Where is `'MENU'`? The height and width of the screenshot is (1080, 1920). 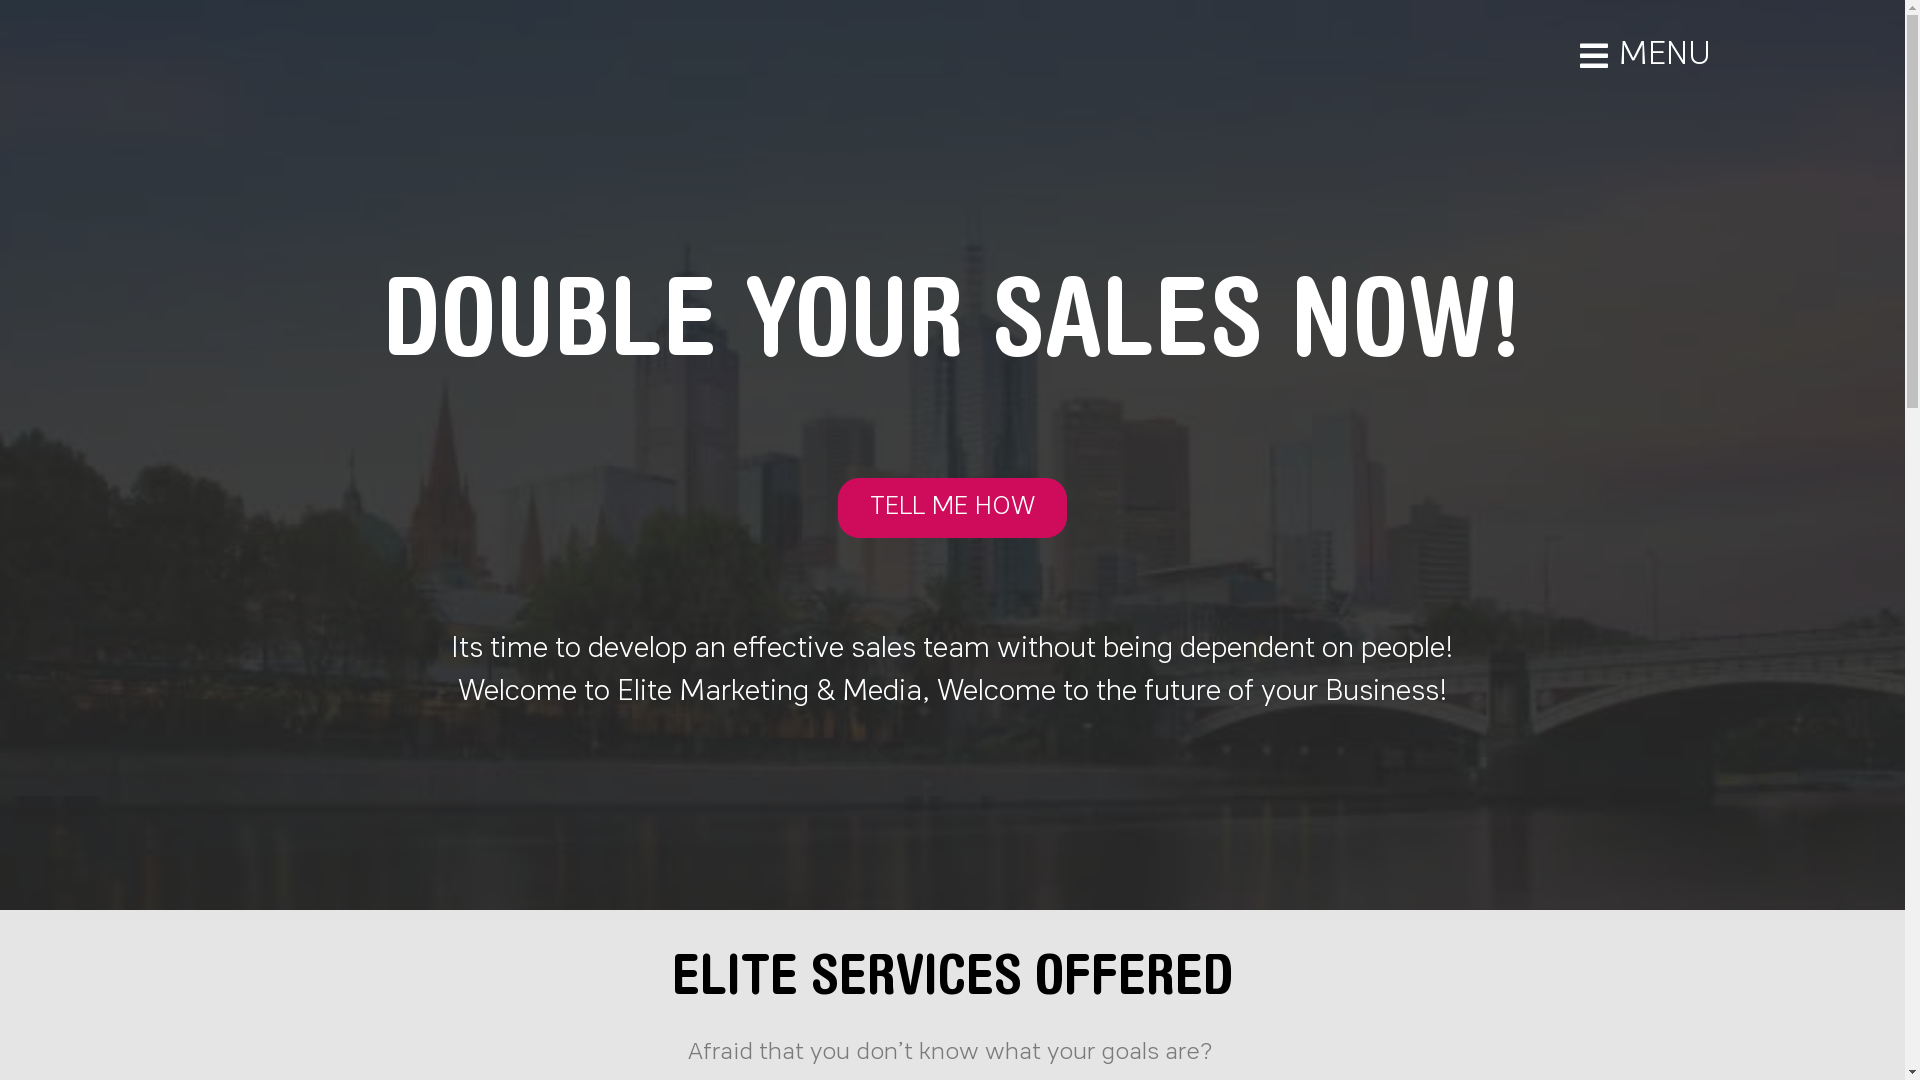 'MENU' is located at coordinates (1661, 56).